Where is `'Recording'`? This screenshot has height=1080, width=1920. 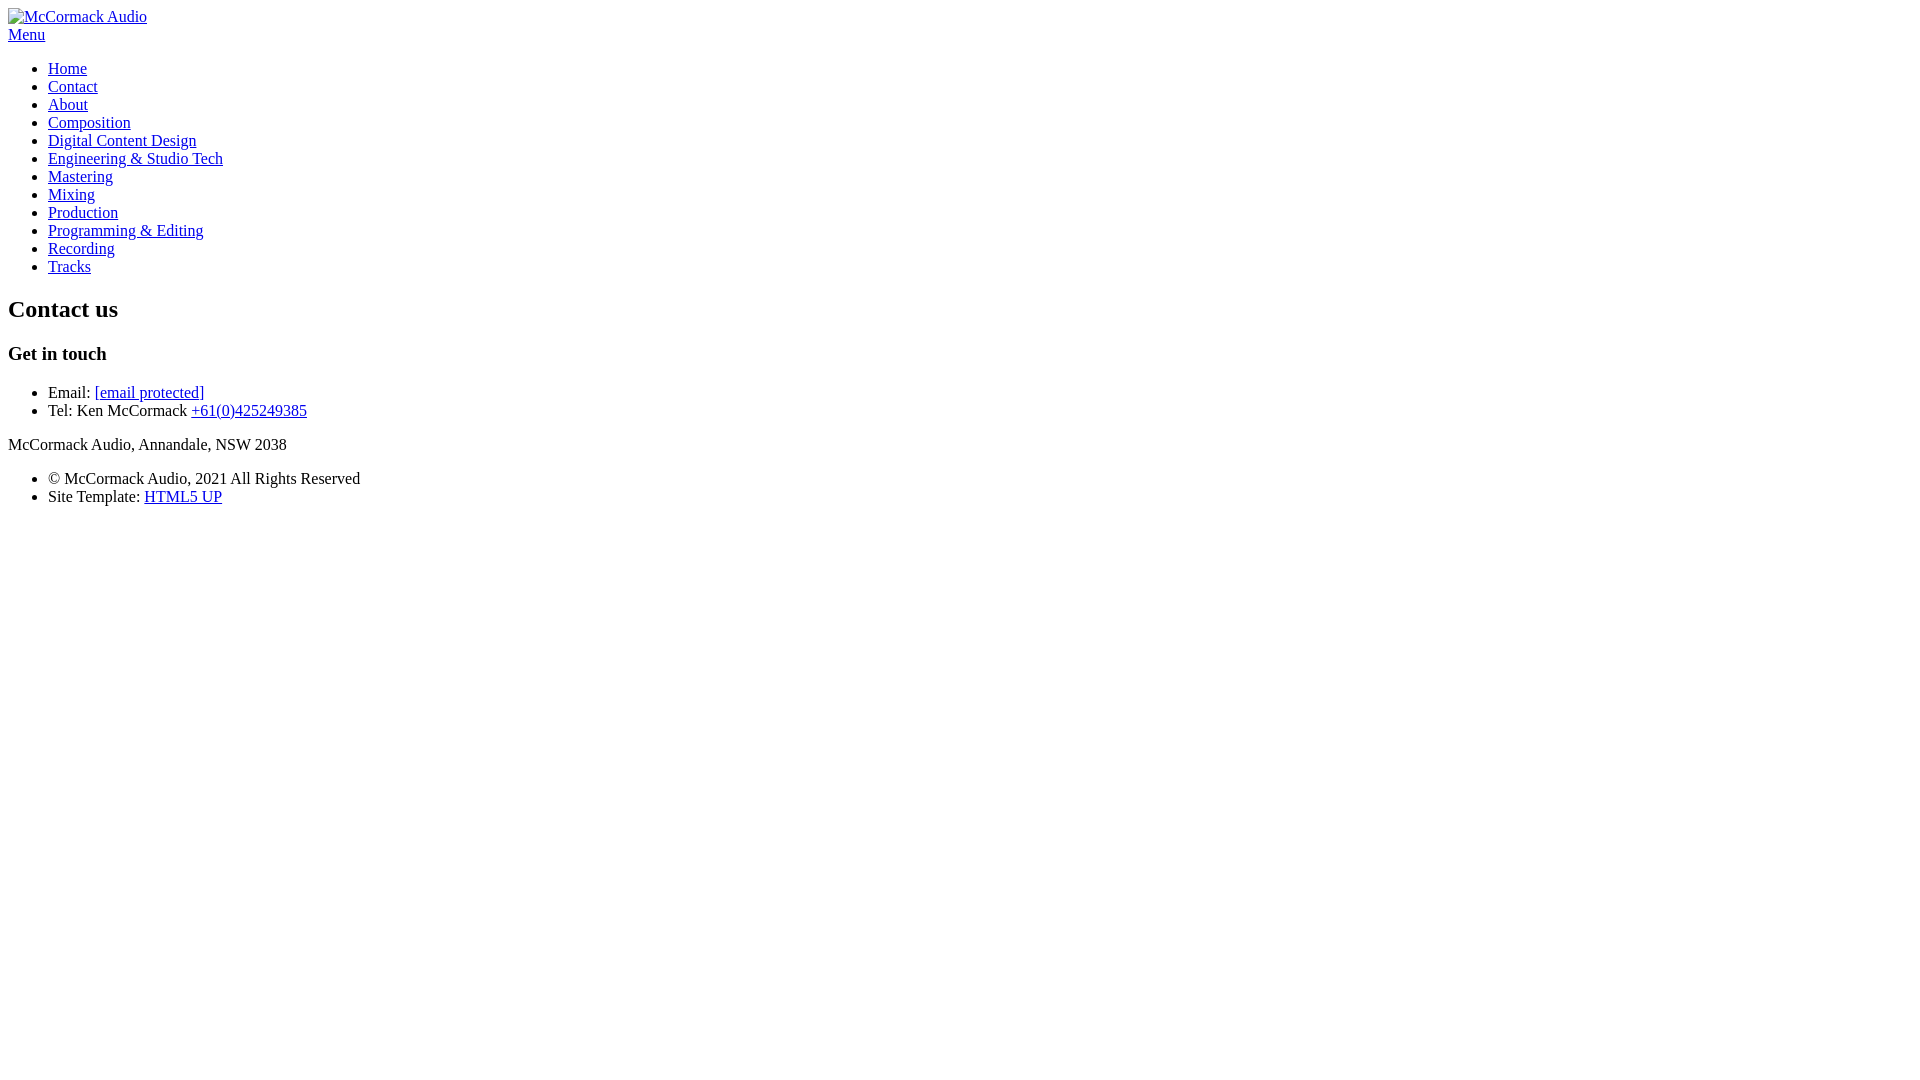
'Recording' is located at coordinates (80, 247).